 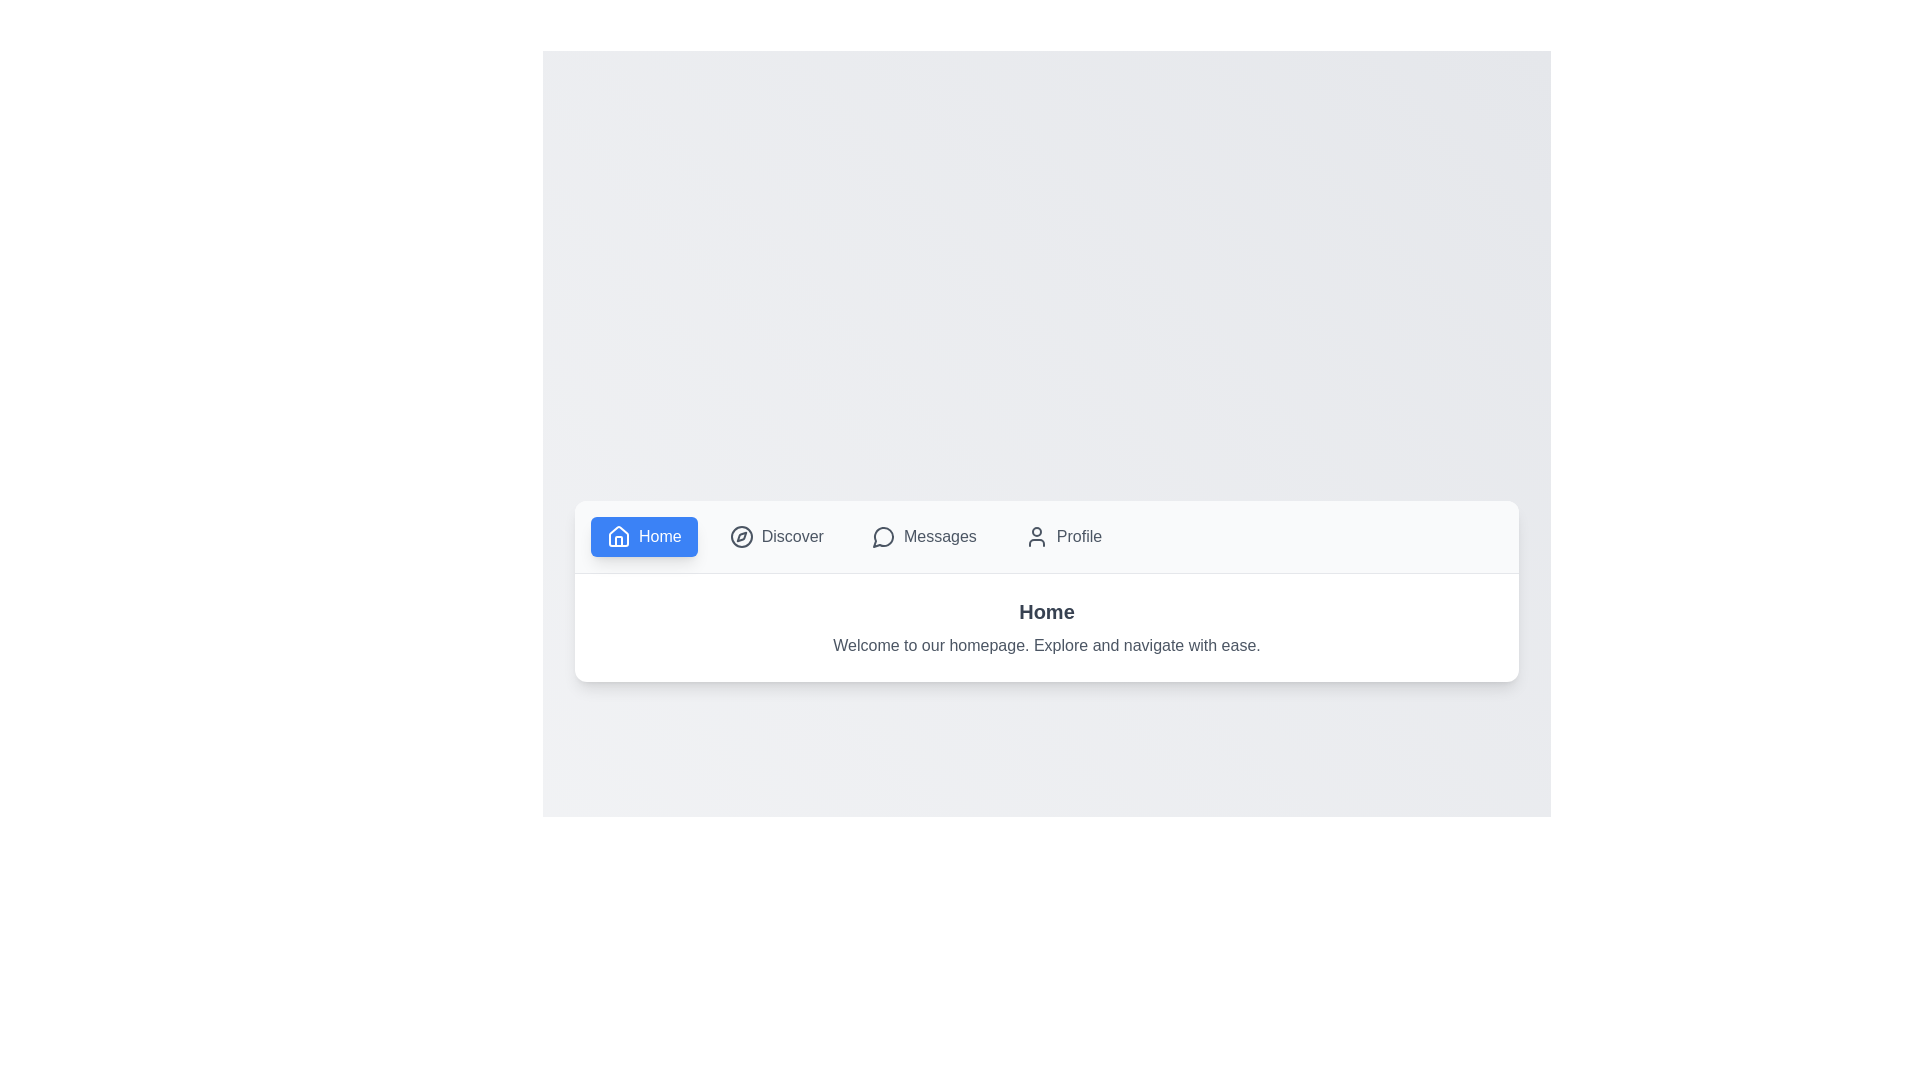 What do you see at coordinates (923, 535) in the screenshot?
I see `the Messages tab to switch to it` at bounding box center [923, 535].